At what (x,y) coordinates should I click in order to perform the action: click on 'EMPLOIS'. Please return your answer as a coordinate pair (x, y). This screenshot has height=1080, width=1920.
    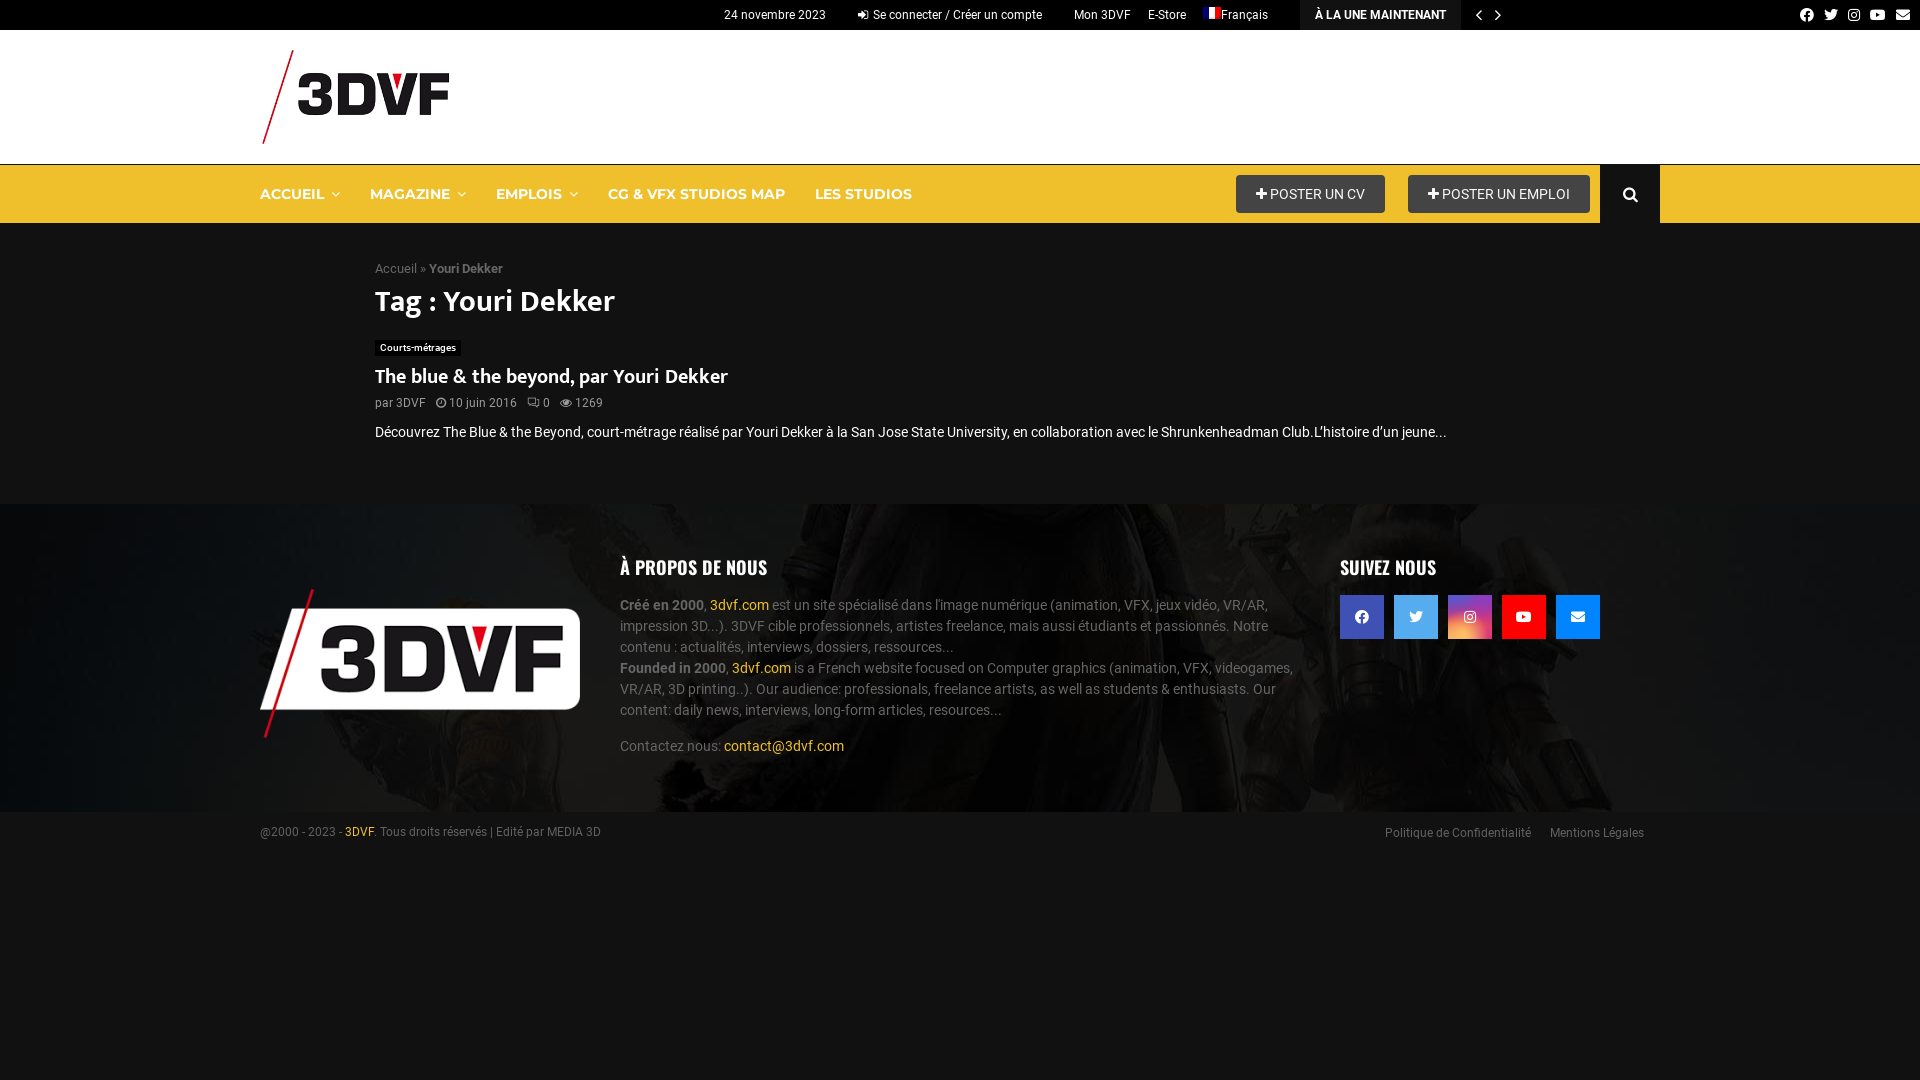
    Looking at the image, I should click on (537, 193).